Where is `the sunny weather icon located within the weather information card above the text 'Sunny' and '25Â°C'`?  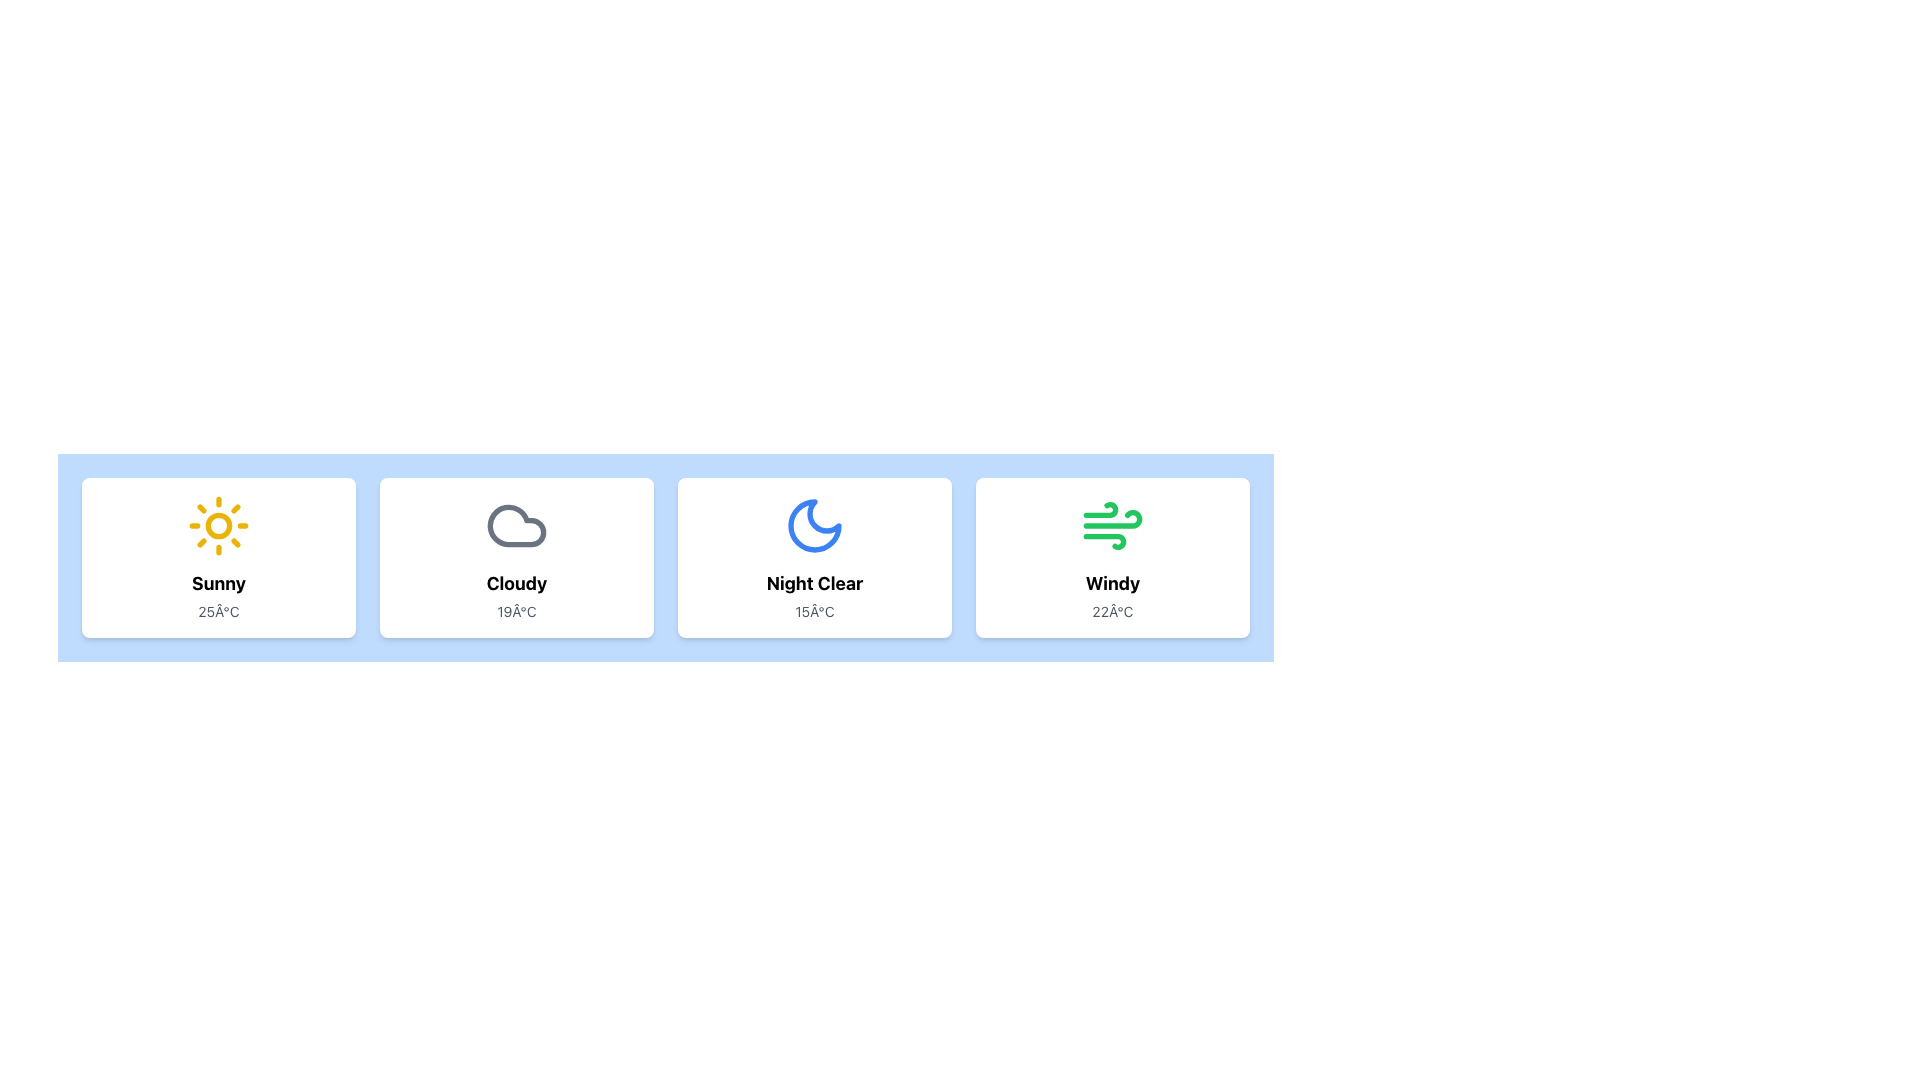 the sunny weather icon located within the weather information card above the text 'Sunny' and '25Â°C' is located at coordinates (219, 524).